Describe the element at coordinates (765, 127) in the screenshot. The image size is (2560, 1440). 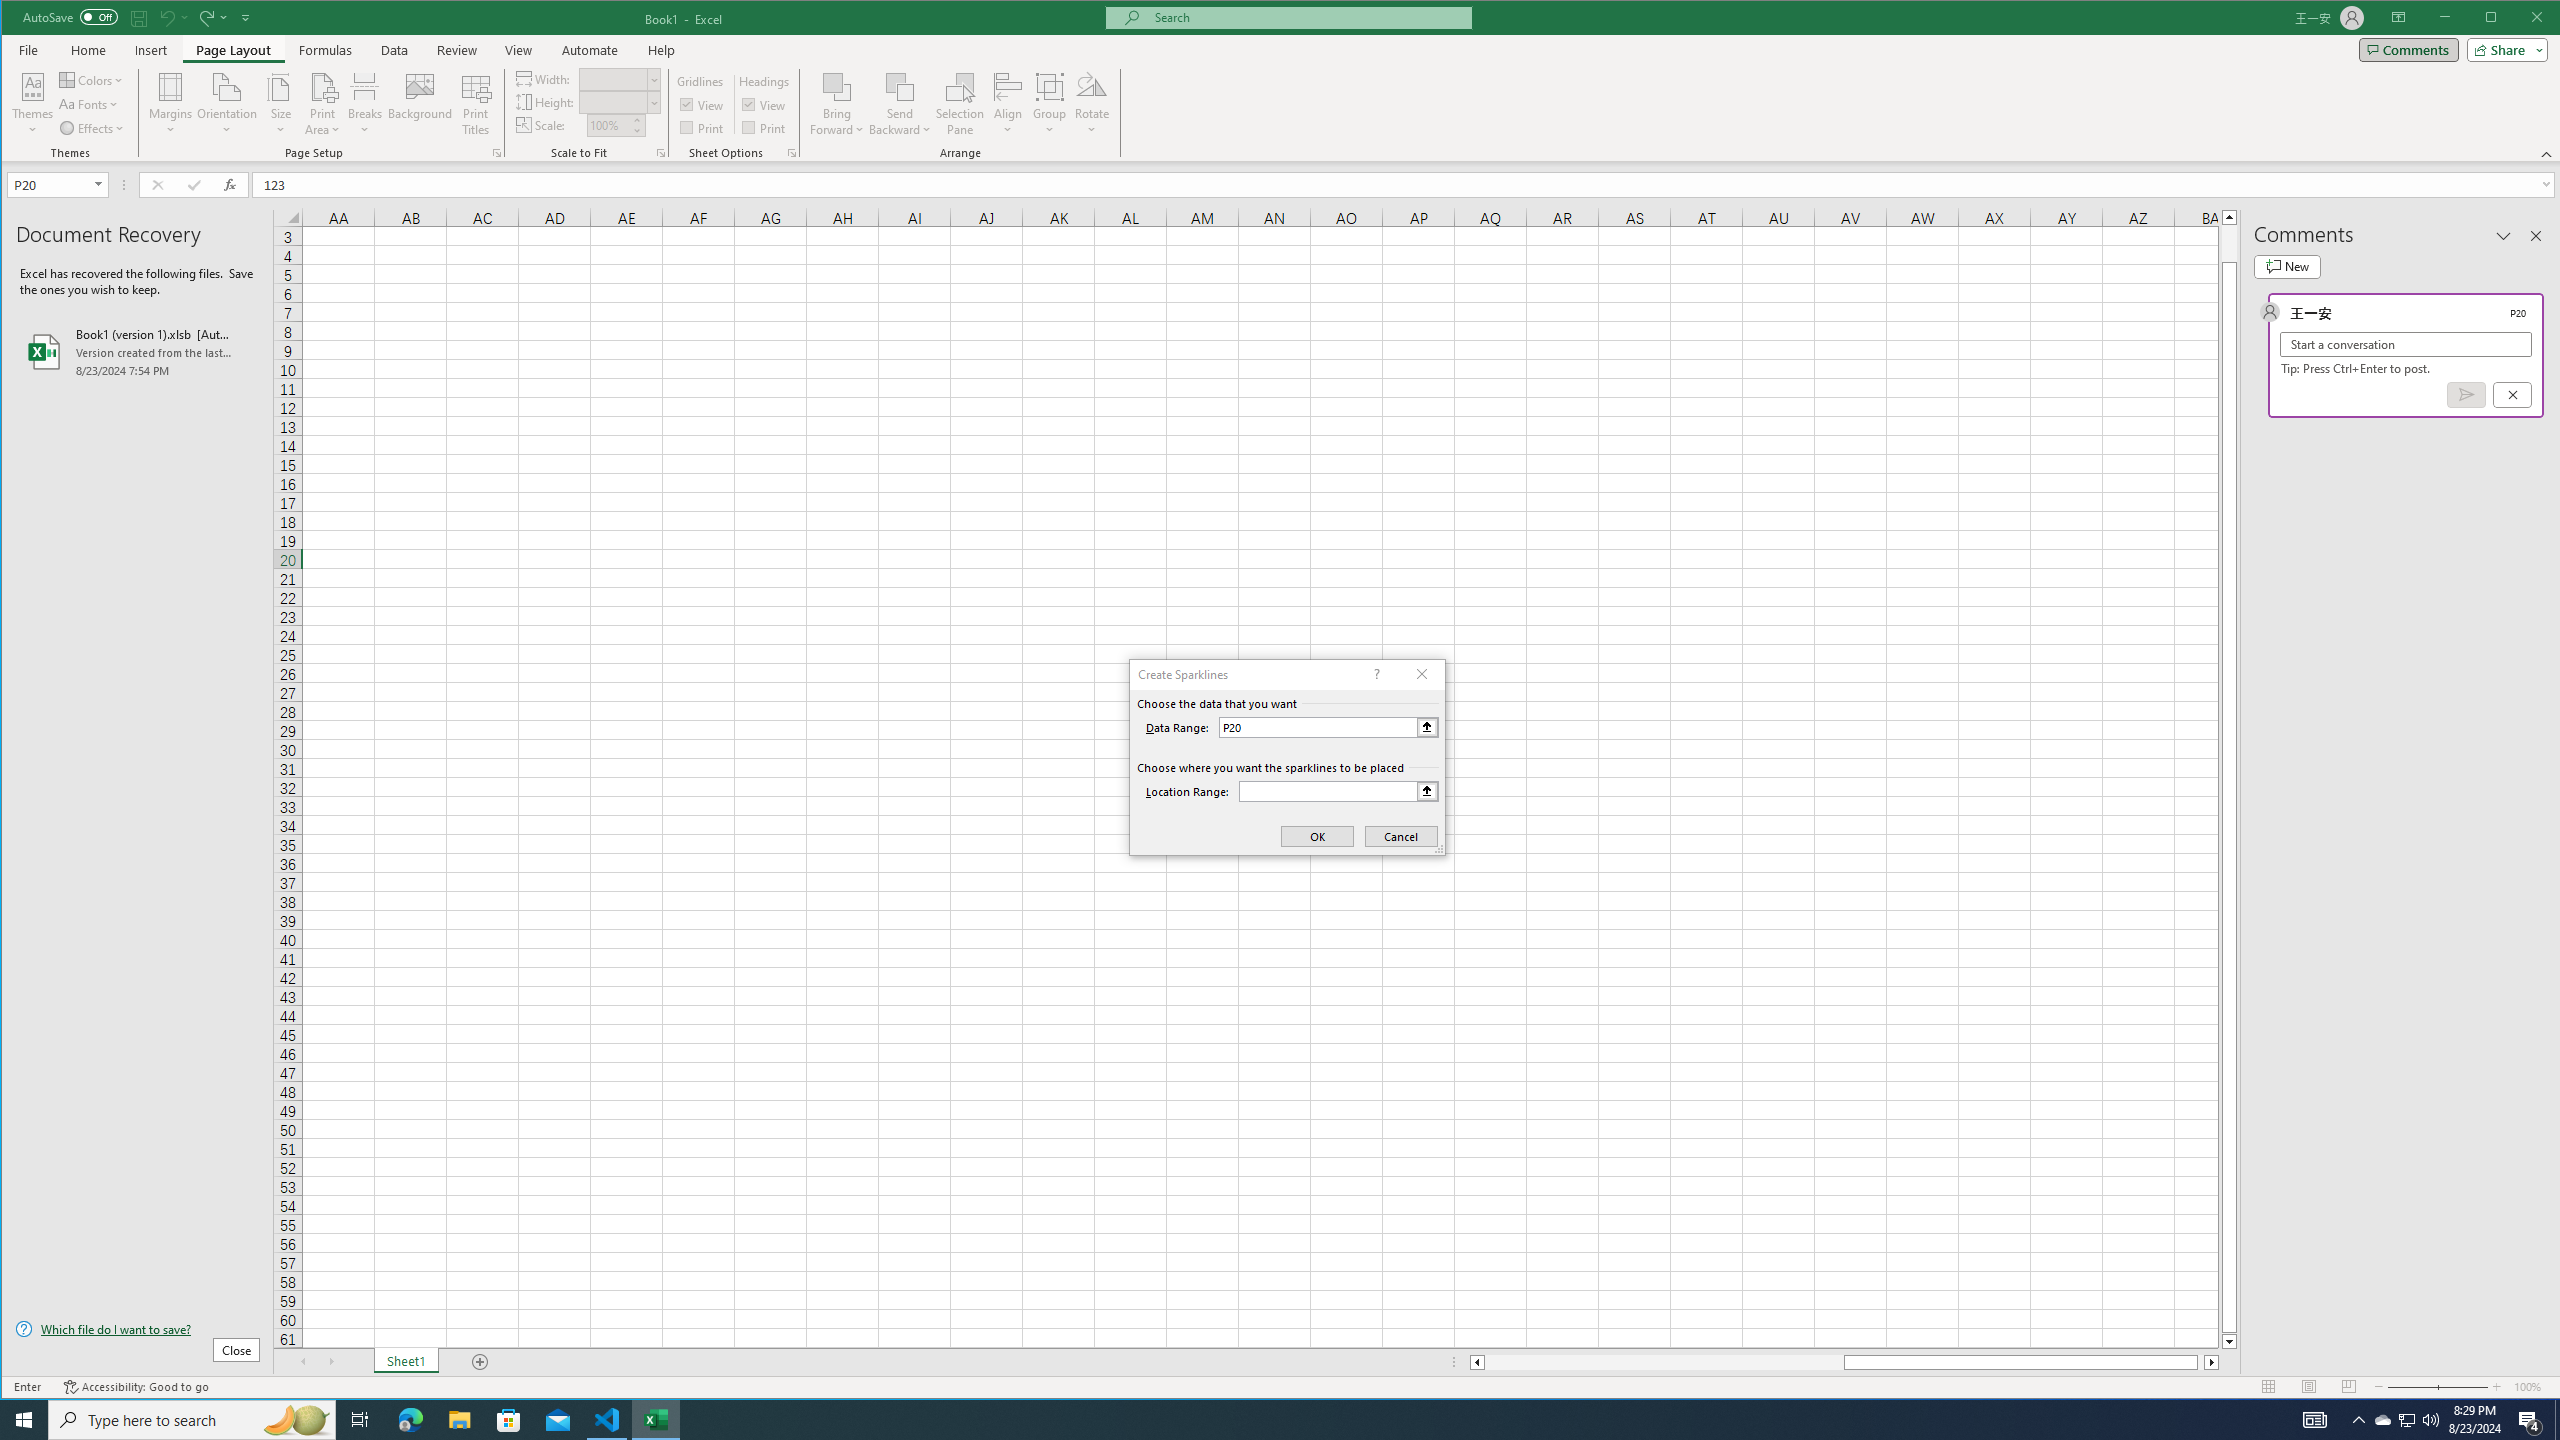
I see `'Print'` at that location.